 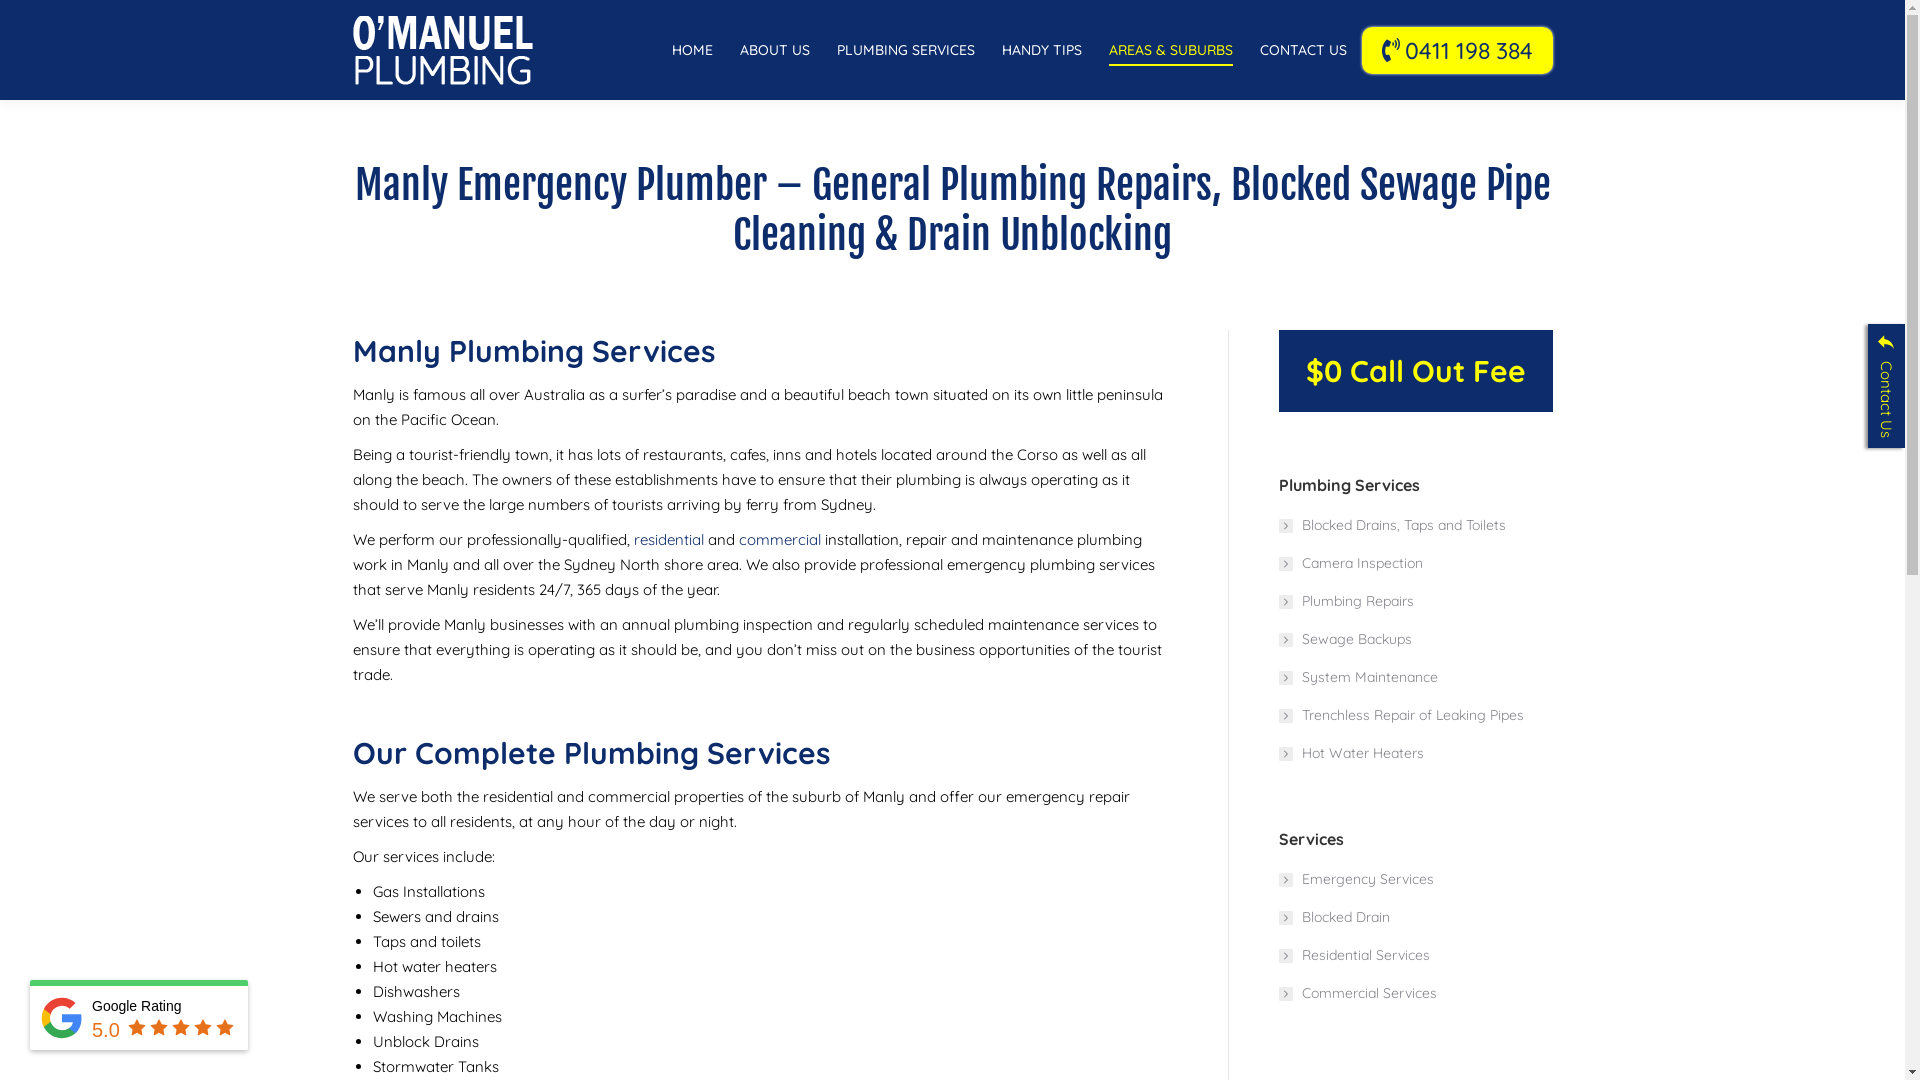 I want to click on 'residential', so click(x=668, y=538).